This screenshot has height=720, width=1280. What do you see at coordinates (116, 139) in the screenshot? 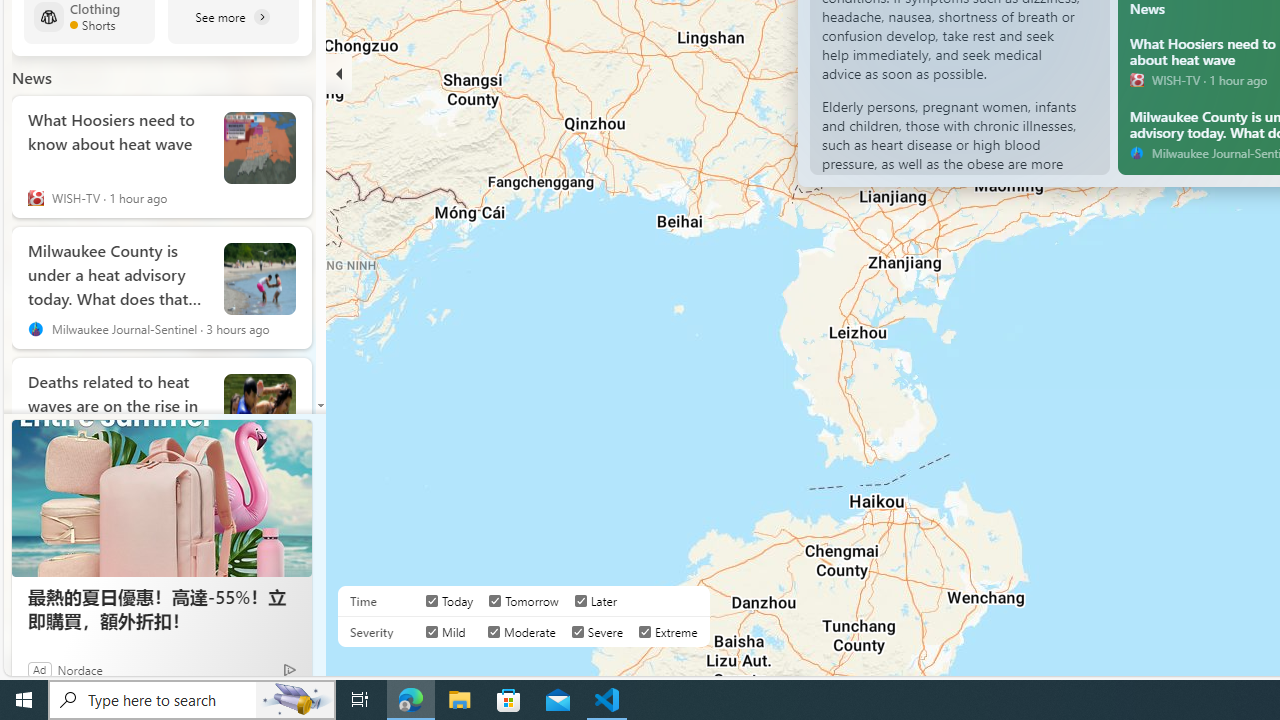
I see `'What Hoosiers need to know about heat wave'` at bounding box center [116, 139].